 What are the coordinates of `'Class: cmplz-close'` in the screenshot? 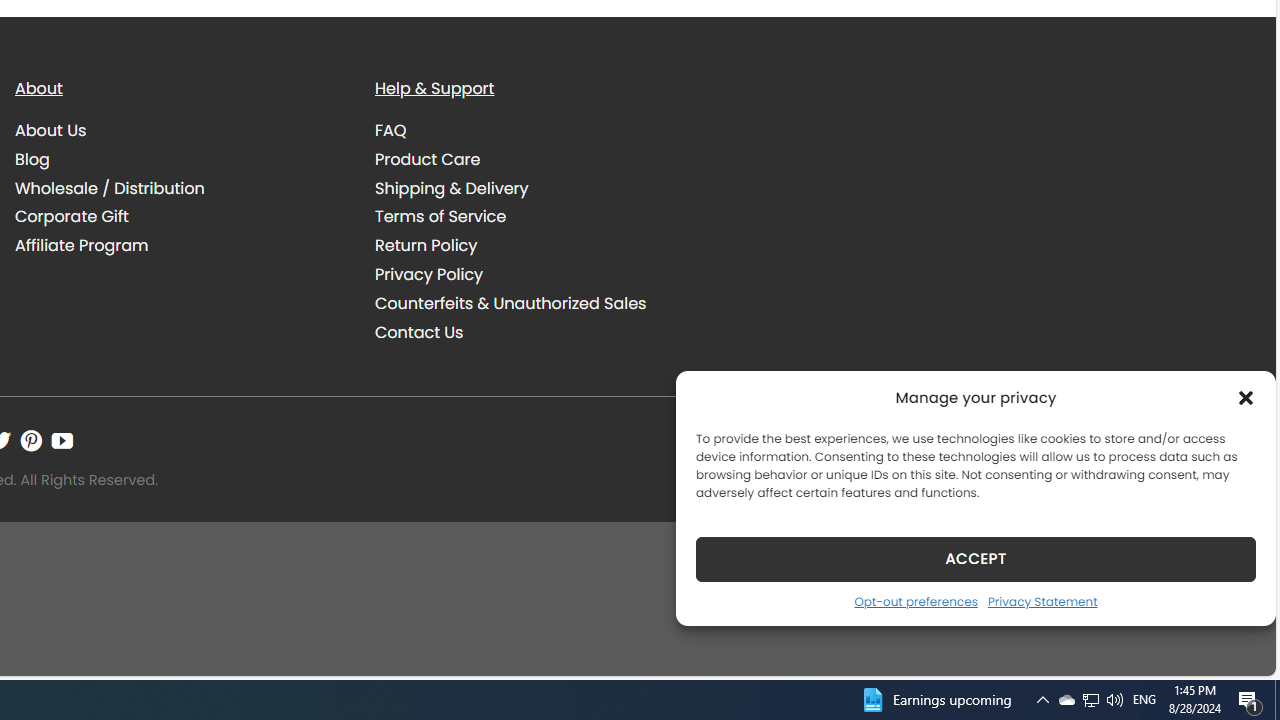 It's located at (1245, 397).